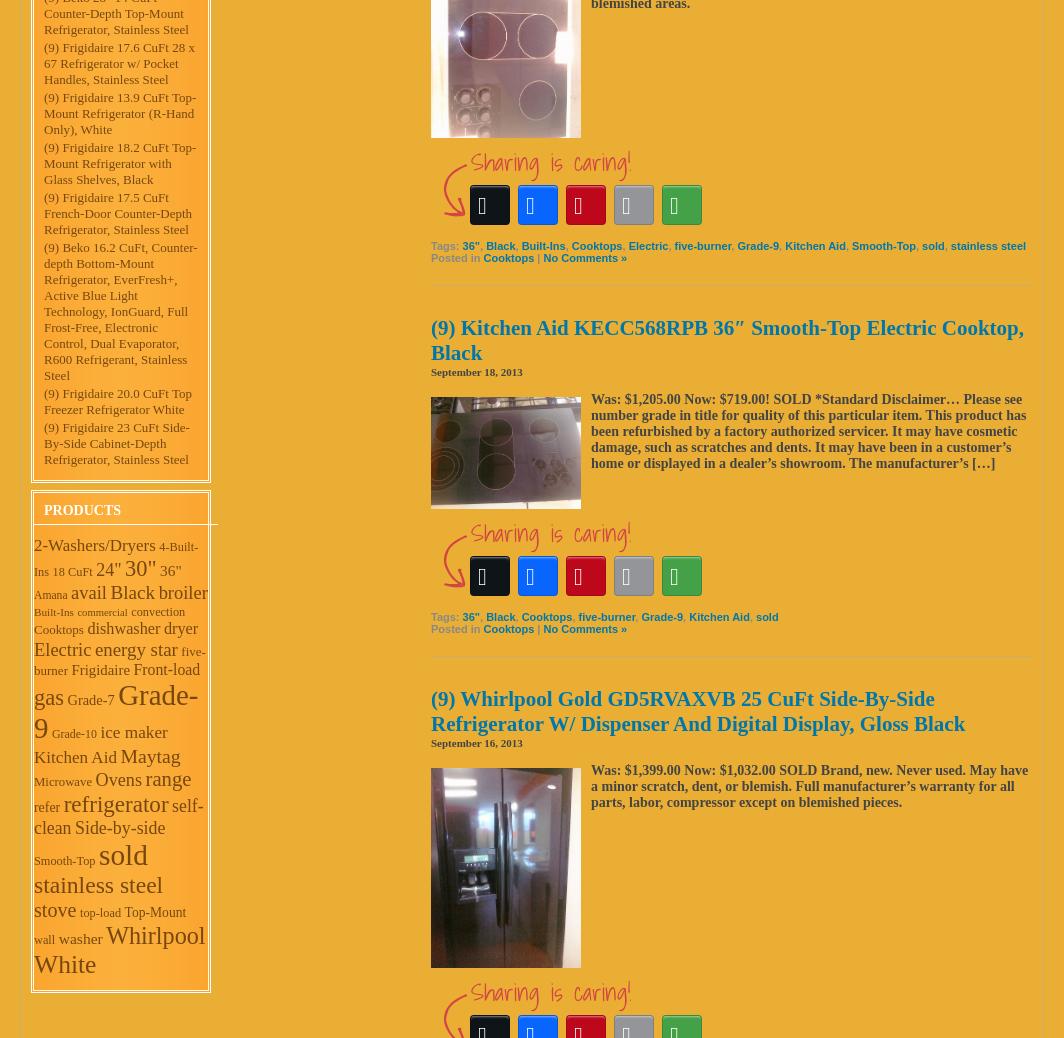 This screenshot has height=1038, width=1064. Describe the element at coordinates (97, 855) in the screenshot. I see `'sold'` at that location.